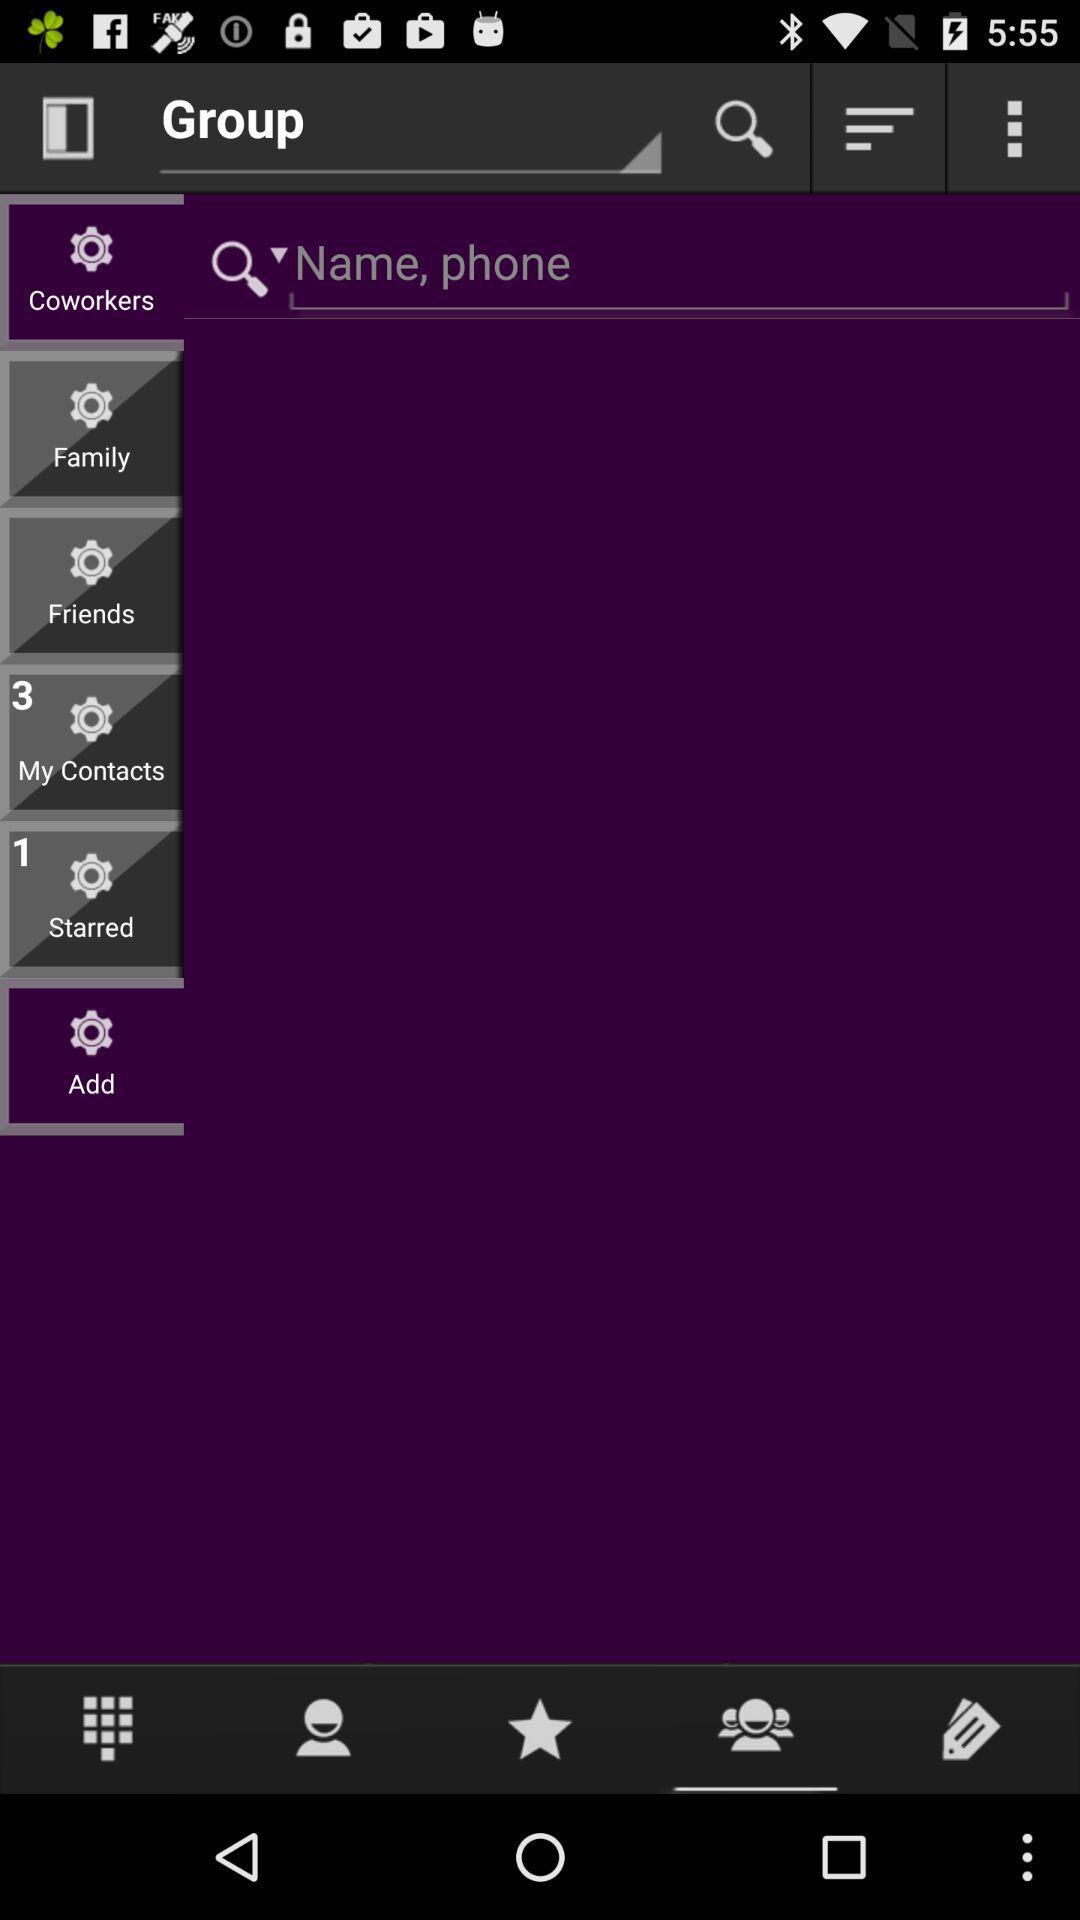  I want to click on the app below the my contacts, so click(22, 847).